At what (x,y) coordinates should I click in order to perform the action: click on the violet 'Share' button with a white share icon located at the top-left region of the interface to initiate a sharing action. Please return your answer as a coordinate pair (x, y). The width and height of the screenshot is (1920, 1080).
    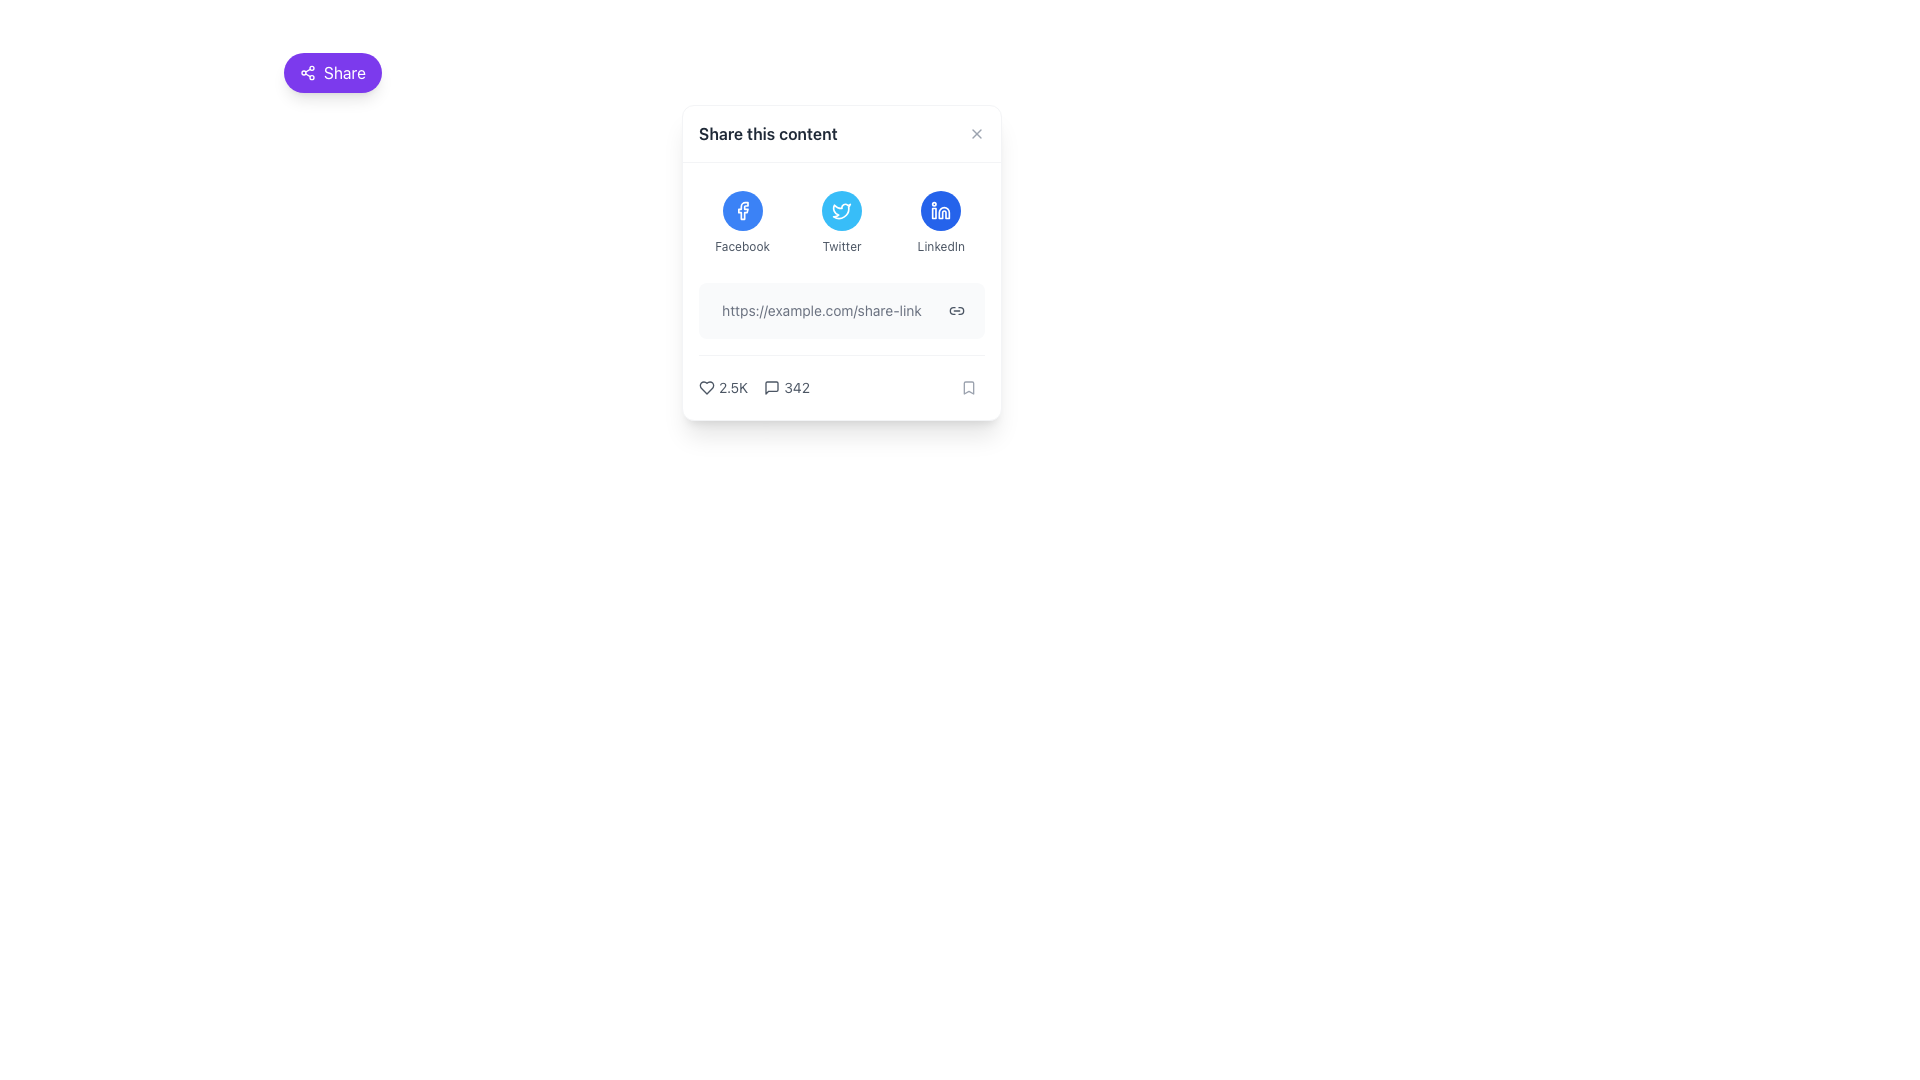
    Looking at the image, I should click on (332, 72).